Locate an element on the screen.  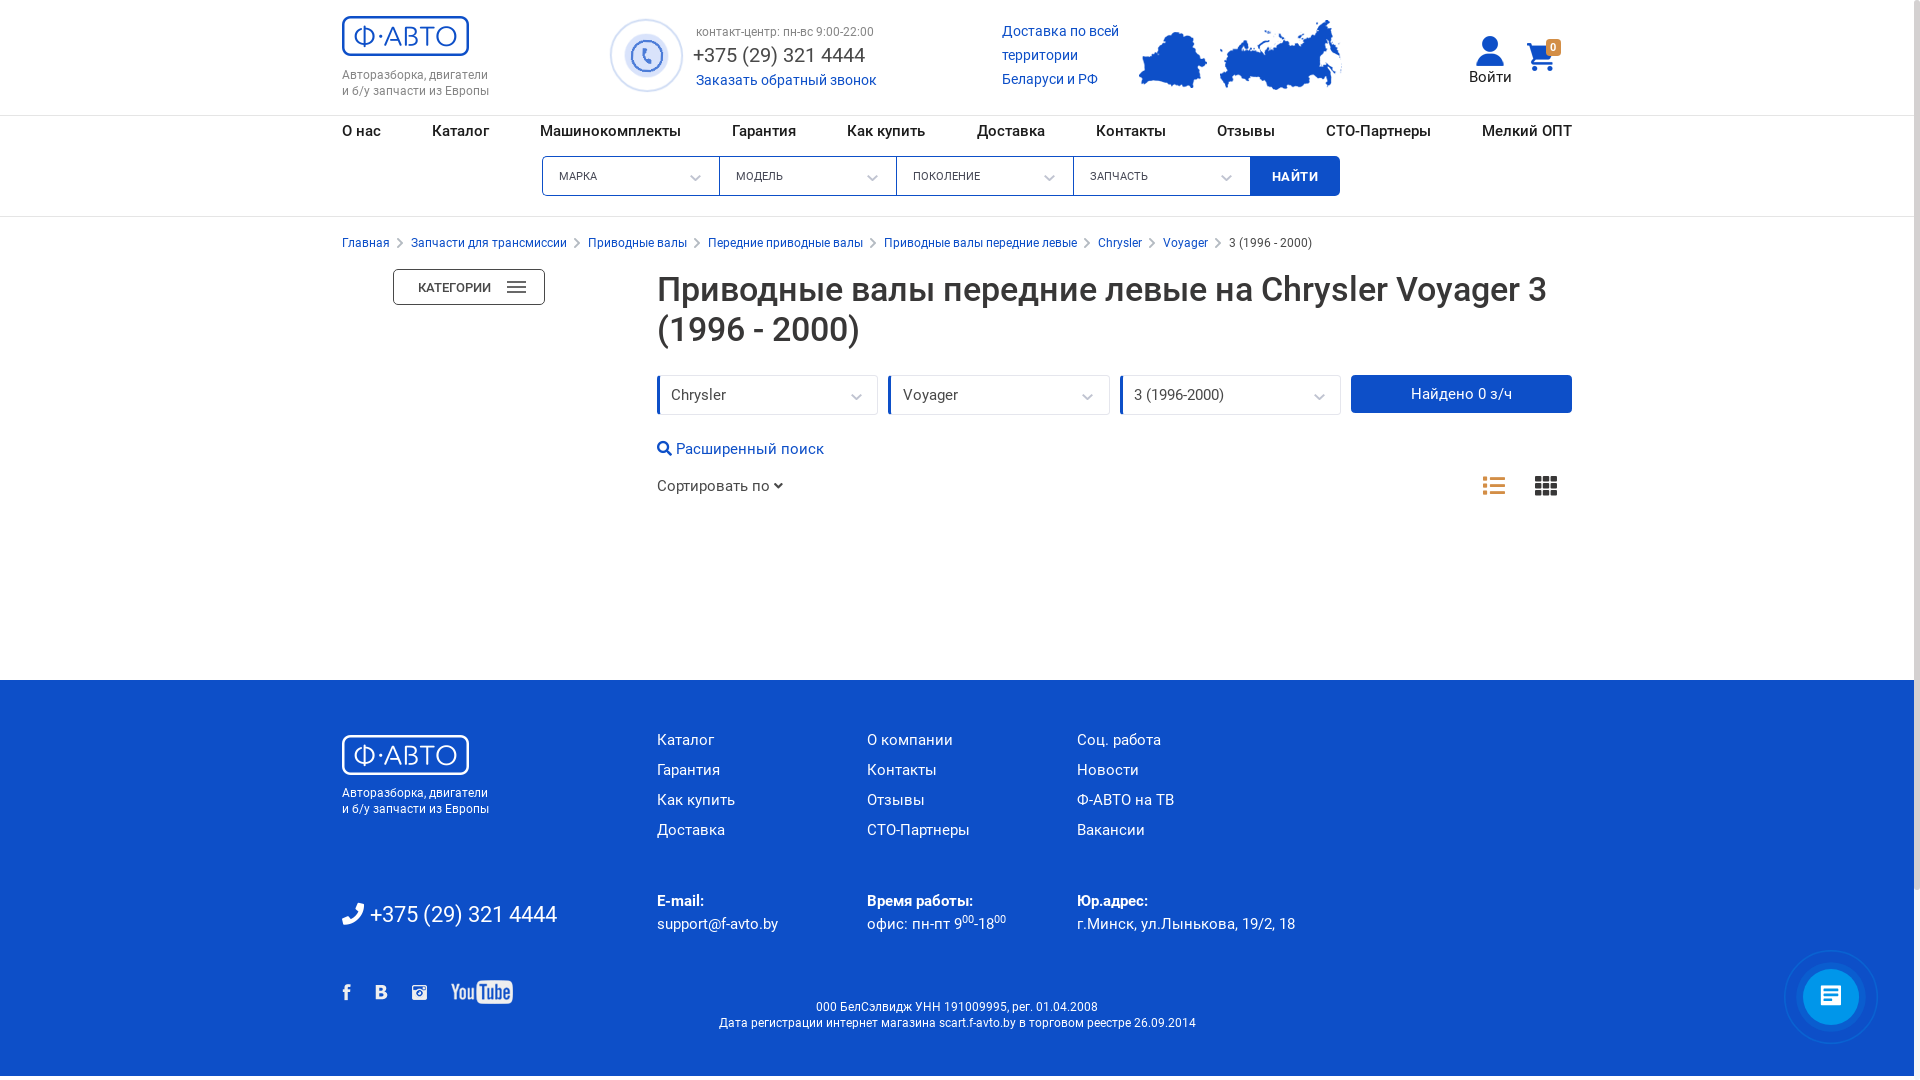
'0' is located at coordinates (1544, 56).